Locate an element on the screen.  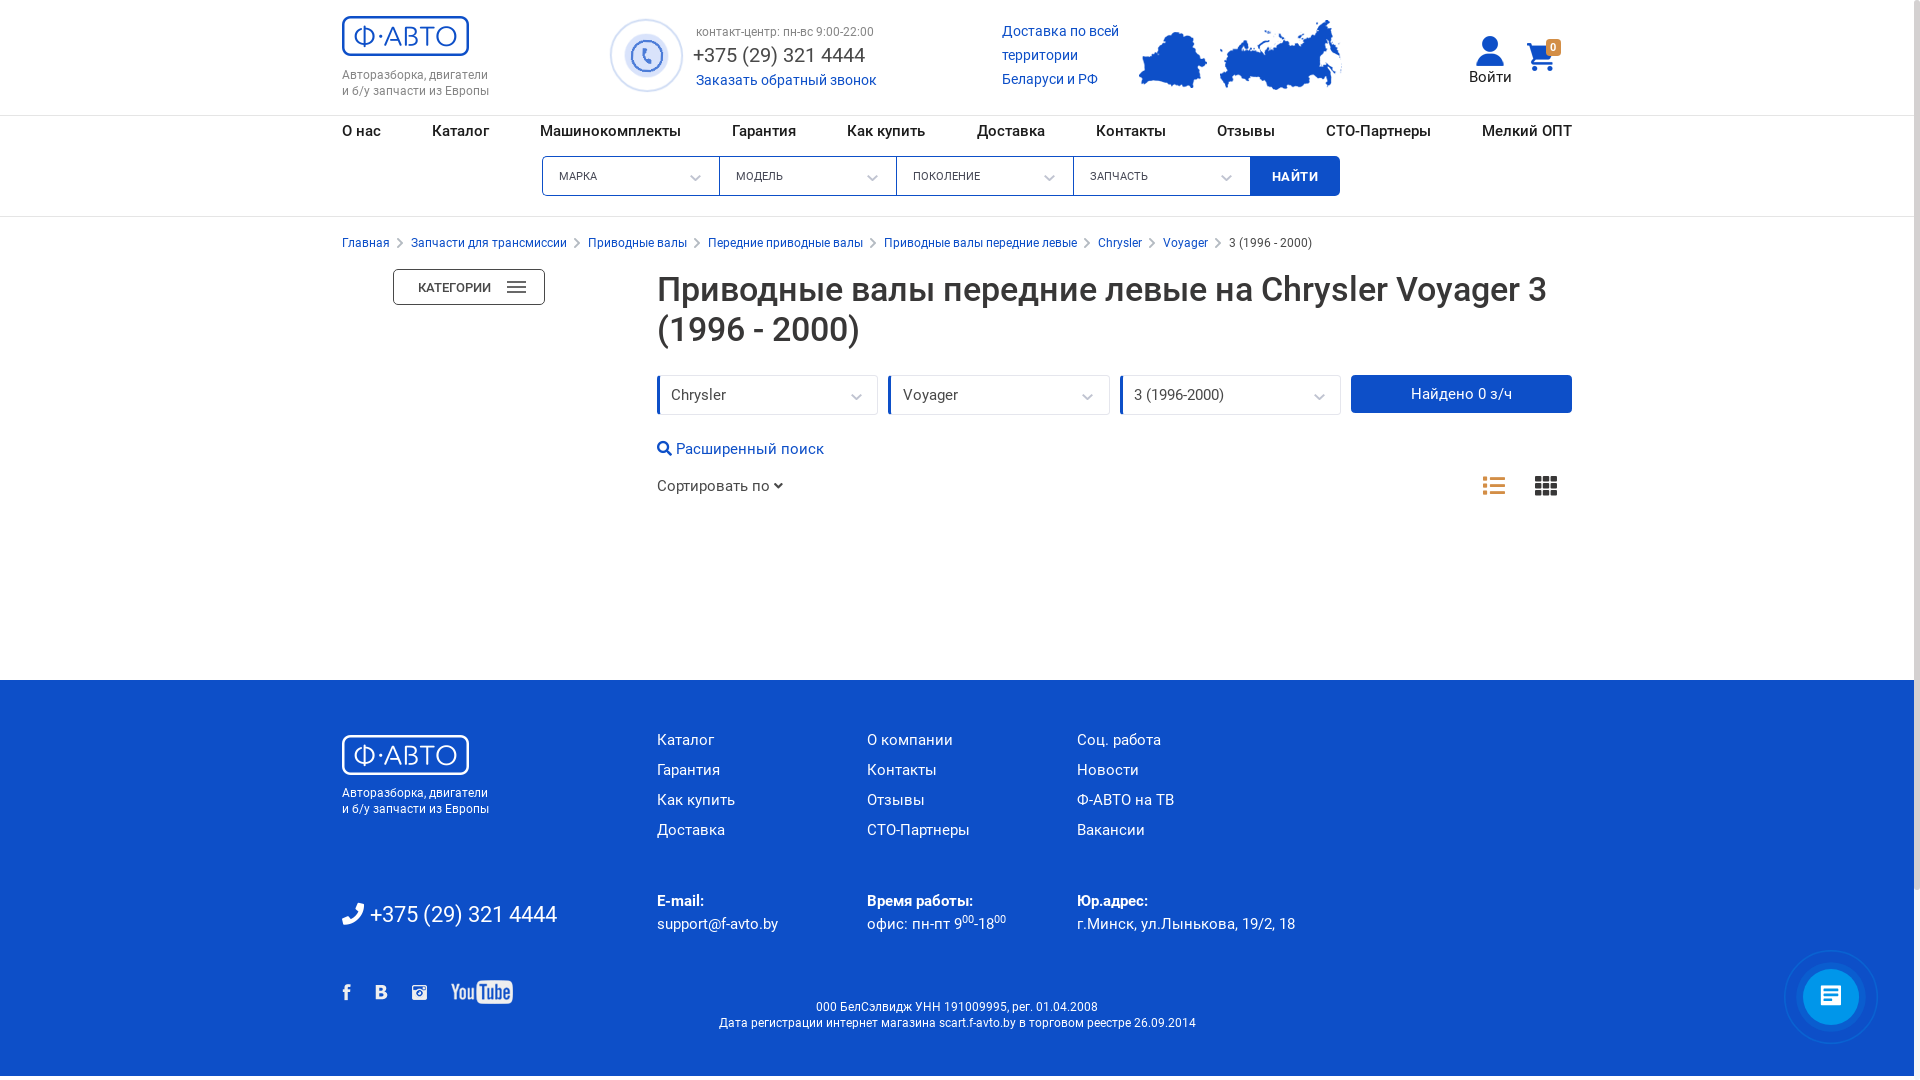
'0' is located at coordinates (1544, 56).